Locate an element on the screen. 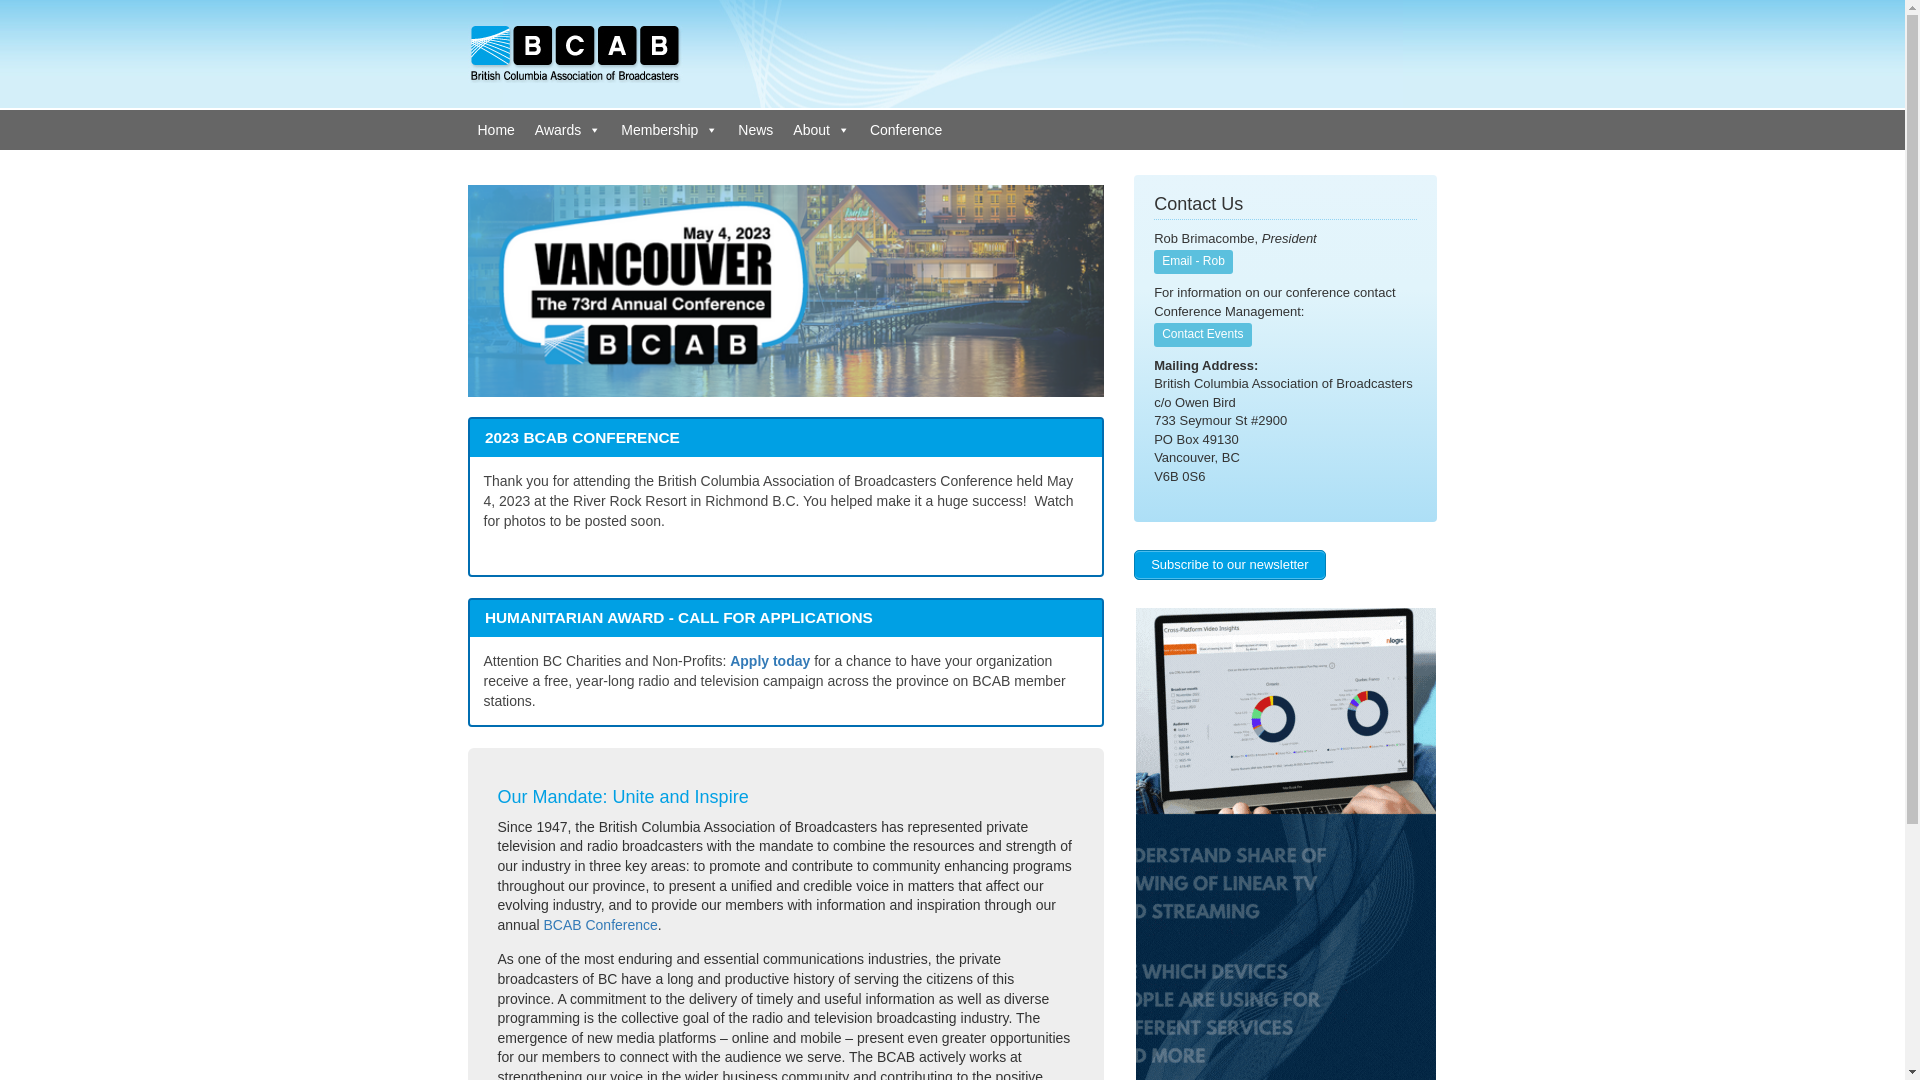 The height and width of the screenshot is (1080, 1920). 'Awards' is located at coordinates (524, 130).